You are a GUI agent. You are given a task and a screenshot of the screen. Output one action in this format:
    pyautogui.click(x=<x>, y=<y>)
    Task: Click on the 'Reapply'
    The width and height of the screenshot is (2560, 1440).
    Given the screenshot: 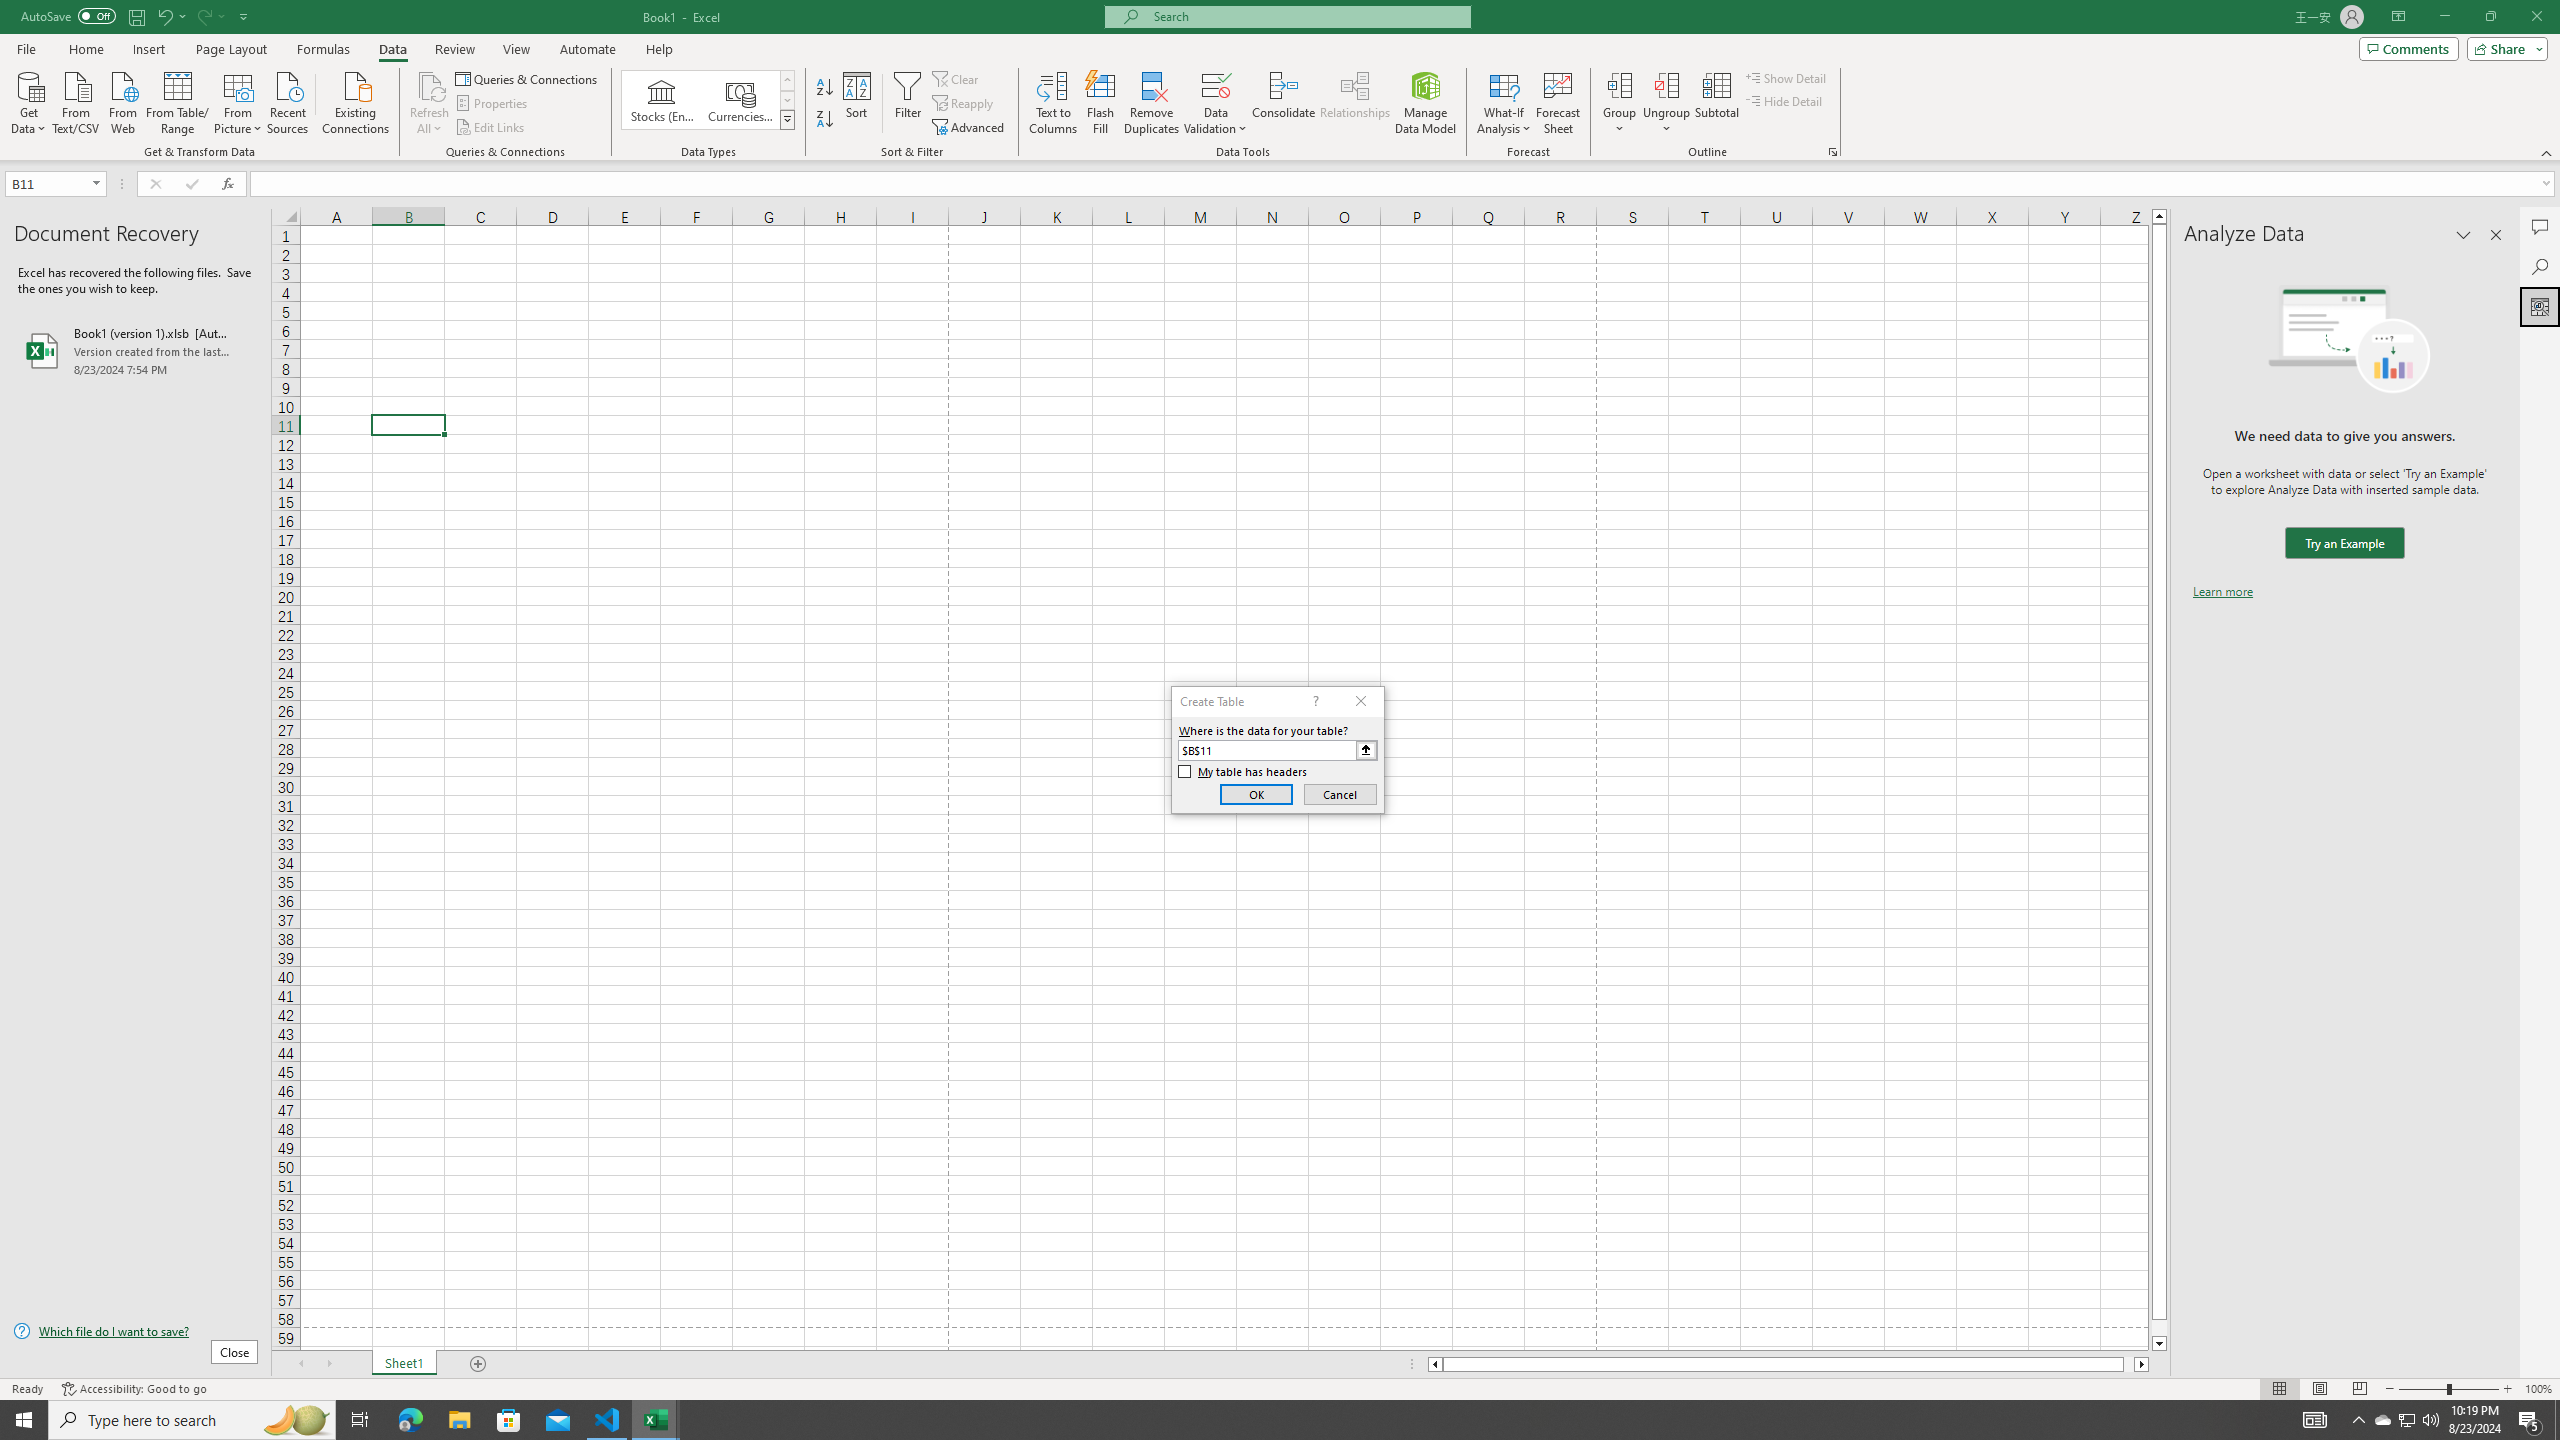 What is the action you would take?
    pyautogui.click(x=965, y=103)
    